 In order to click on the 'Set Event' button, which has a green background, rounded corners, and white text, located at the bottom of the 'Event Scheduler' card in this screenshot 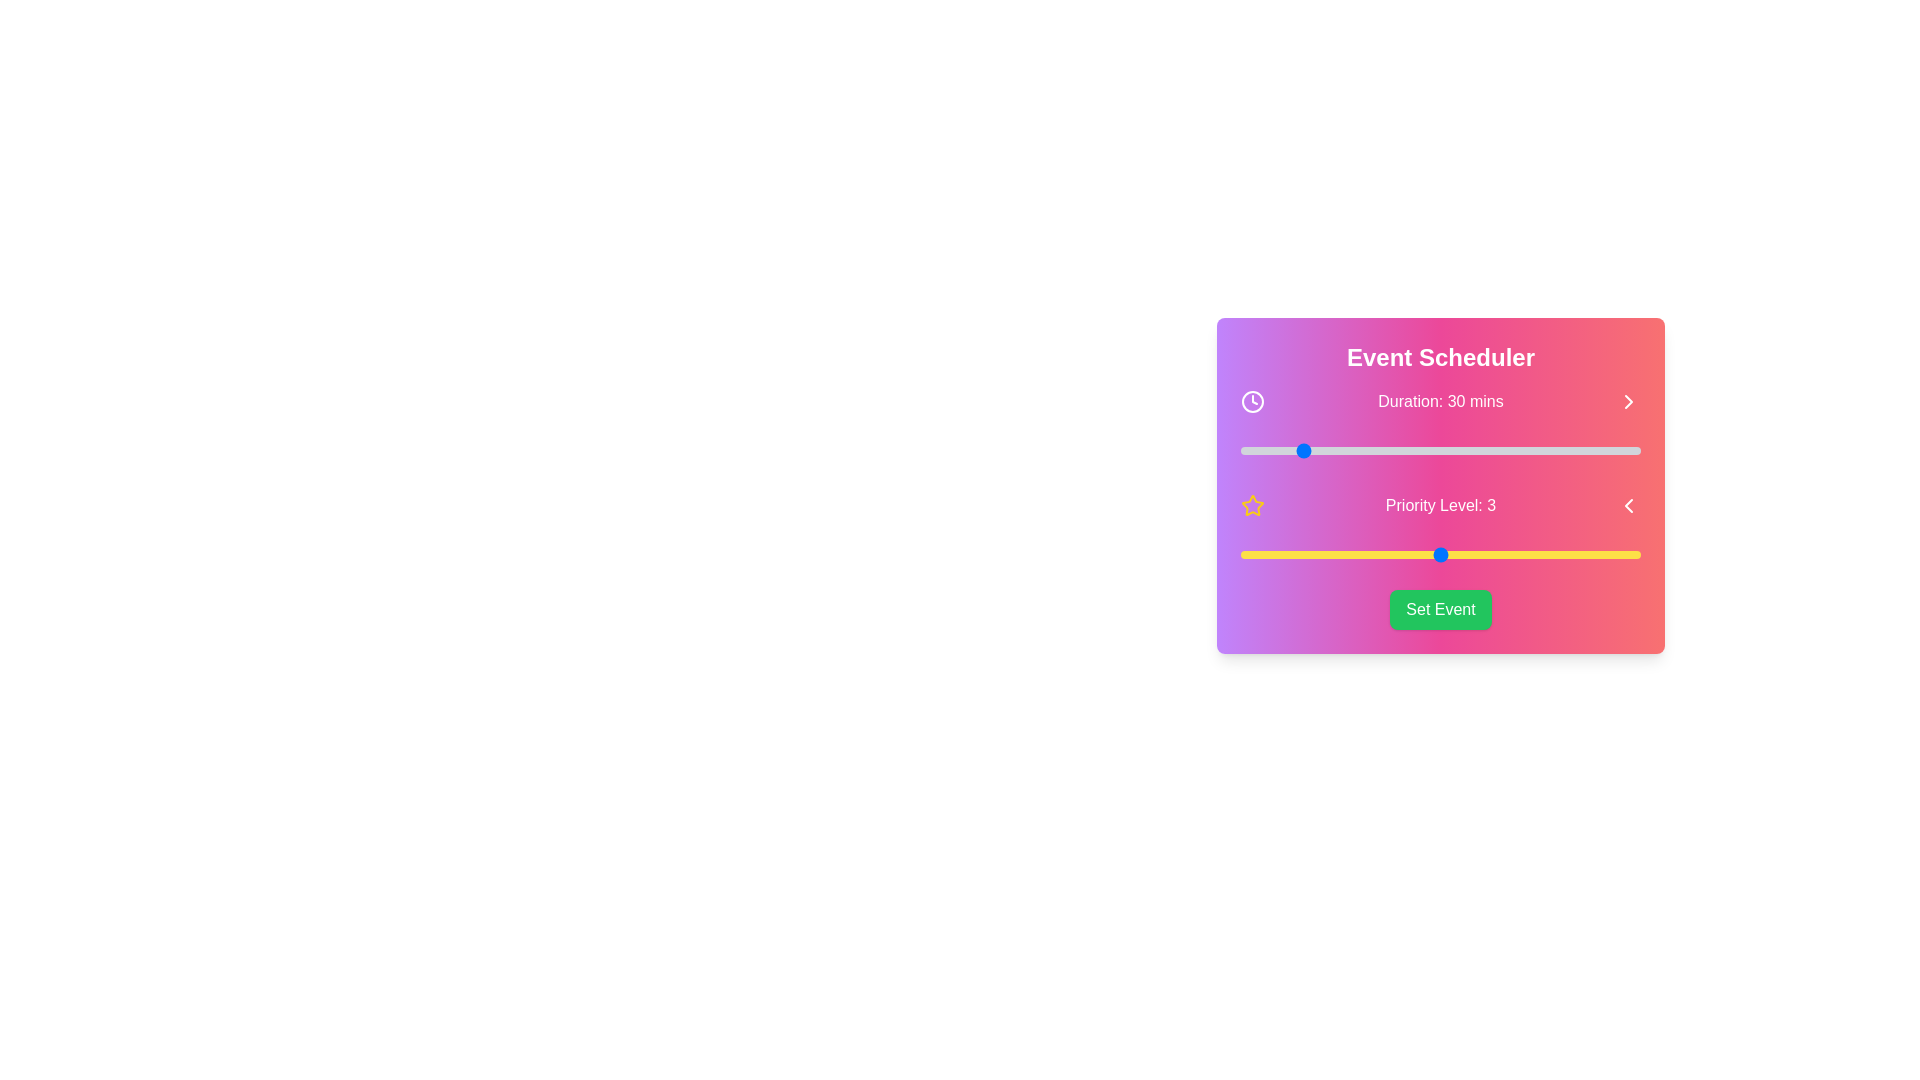, I will do `click(1440, 608)`.